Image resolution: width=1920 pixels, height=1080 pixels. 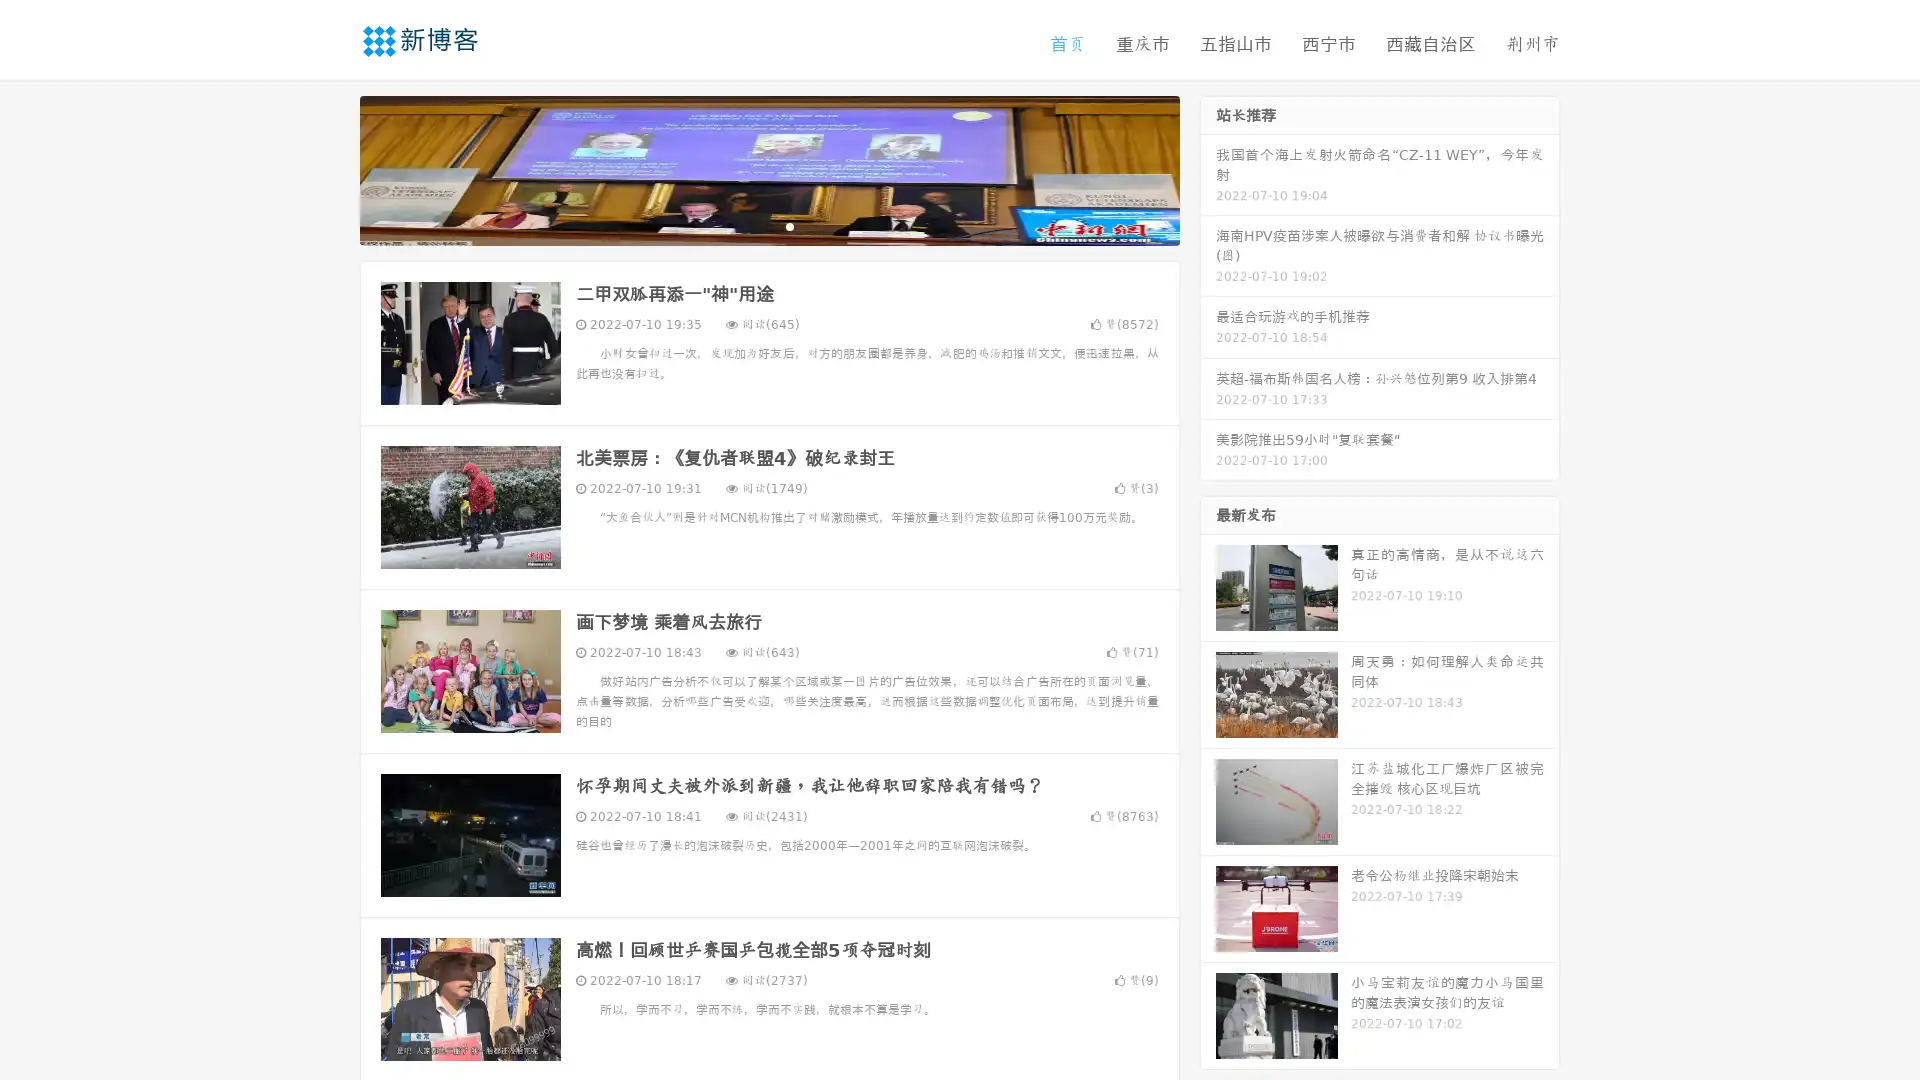 I want to click on Go to slide 2, so click(x=768, y=225).